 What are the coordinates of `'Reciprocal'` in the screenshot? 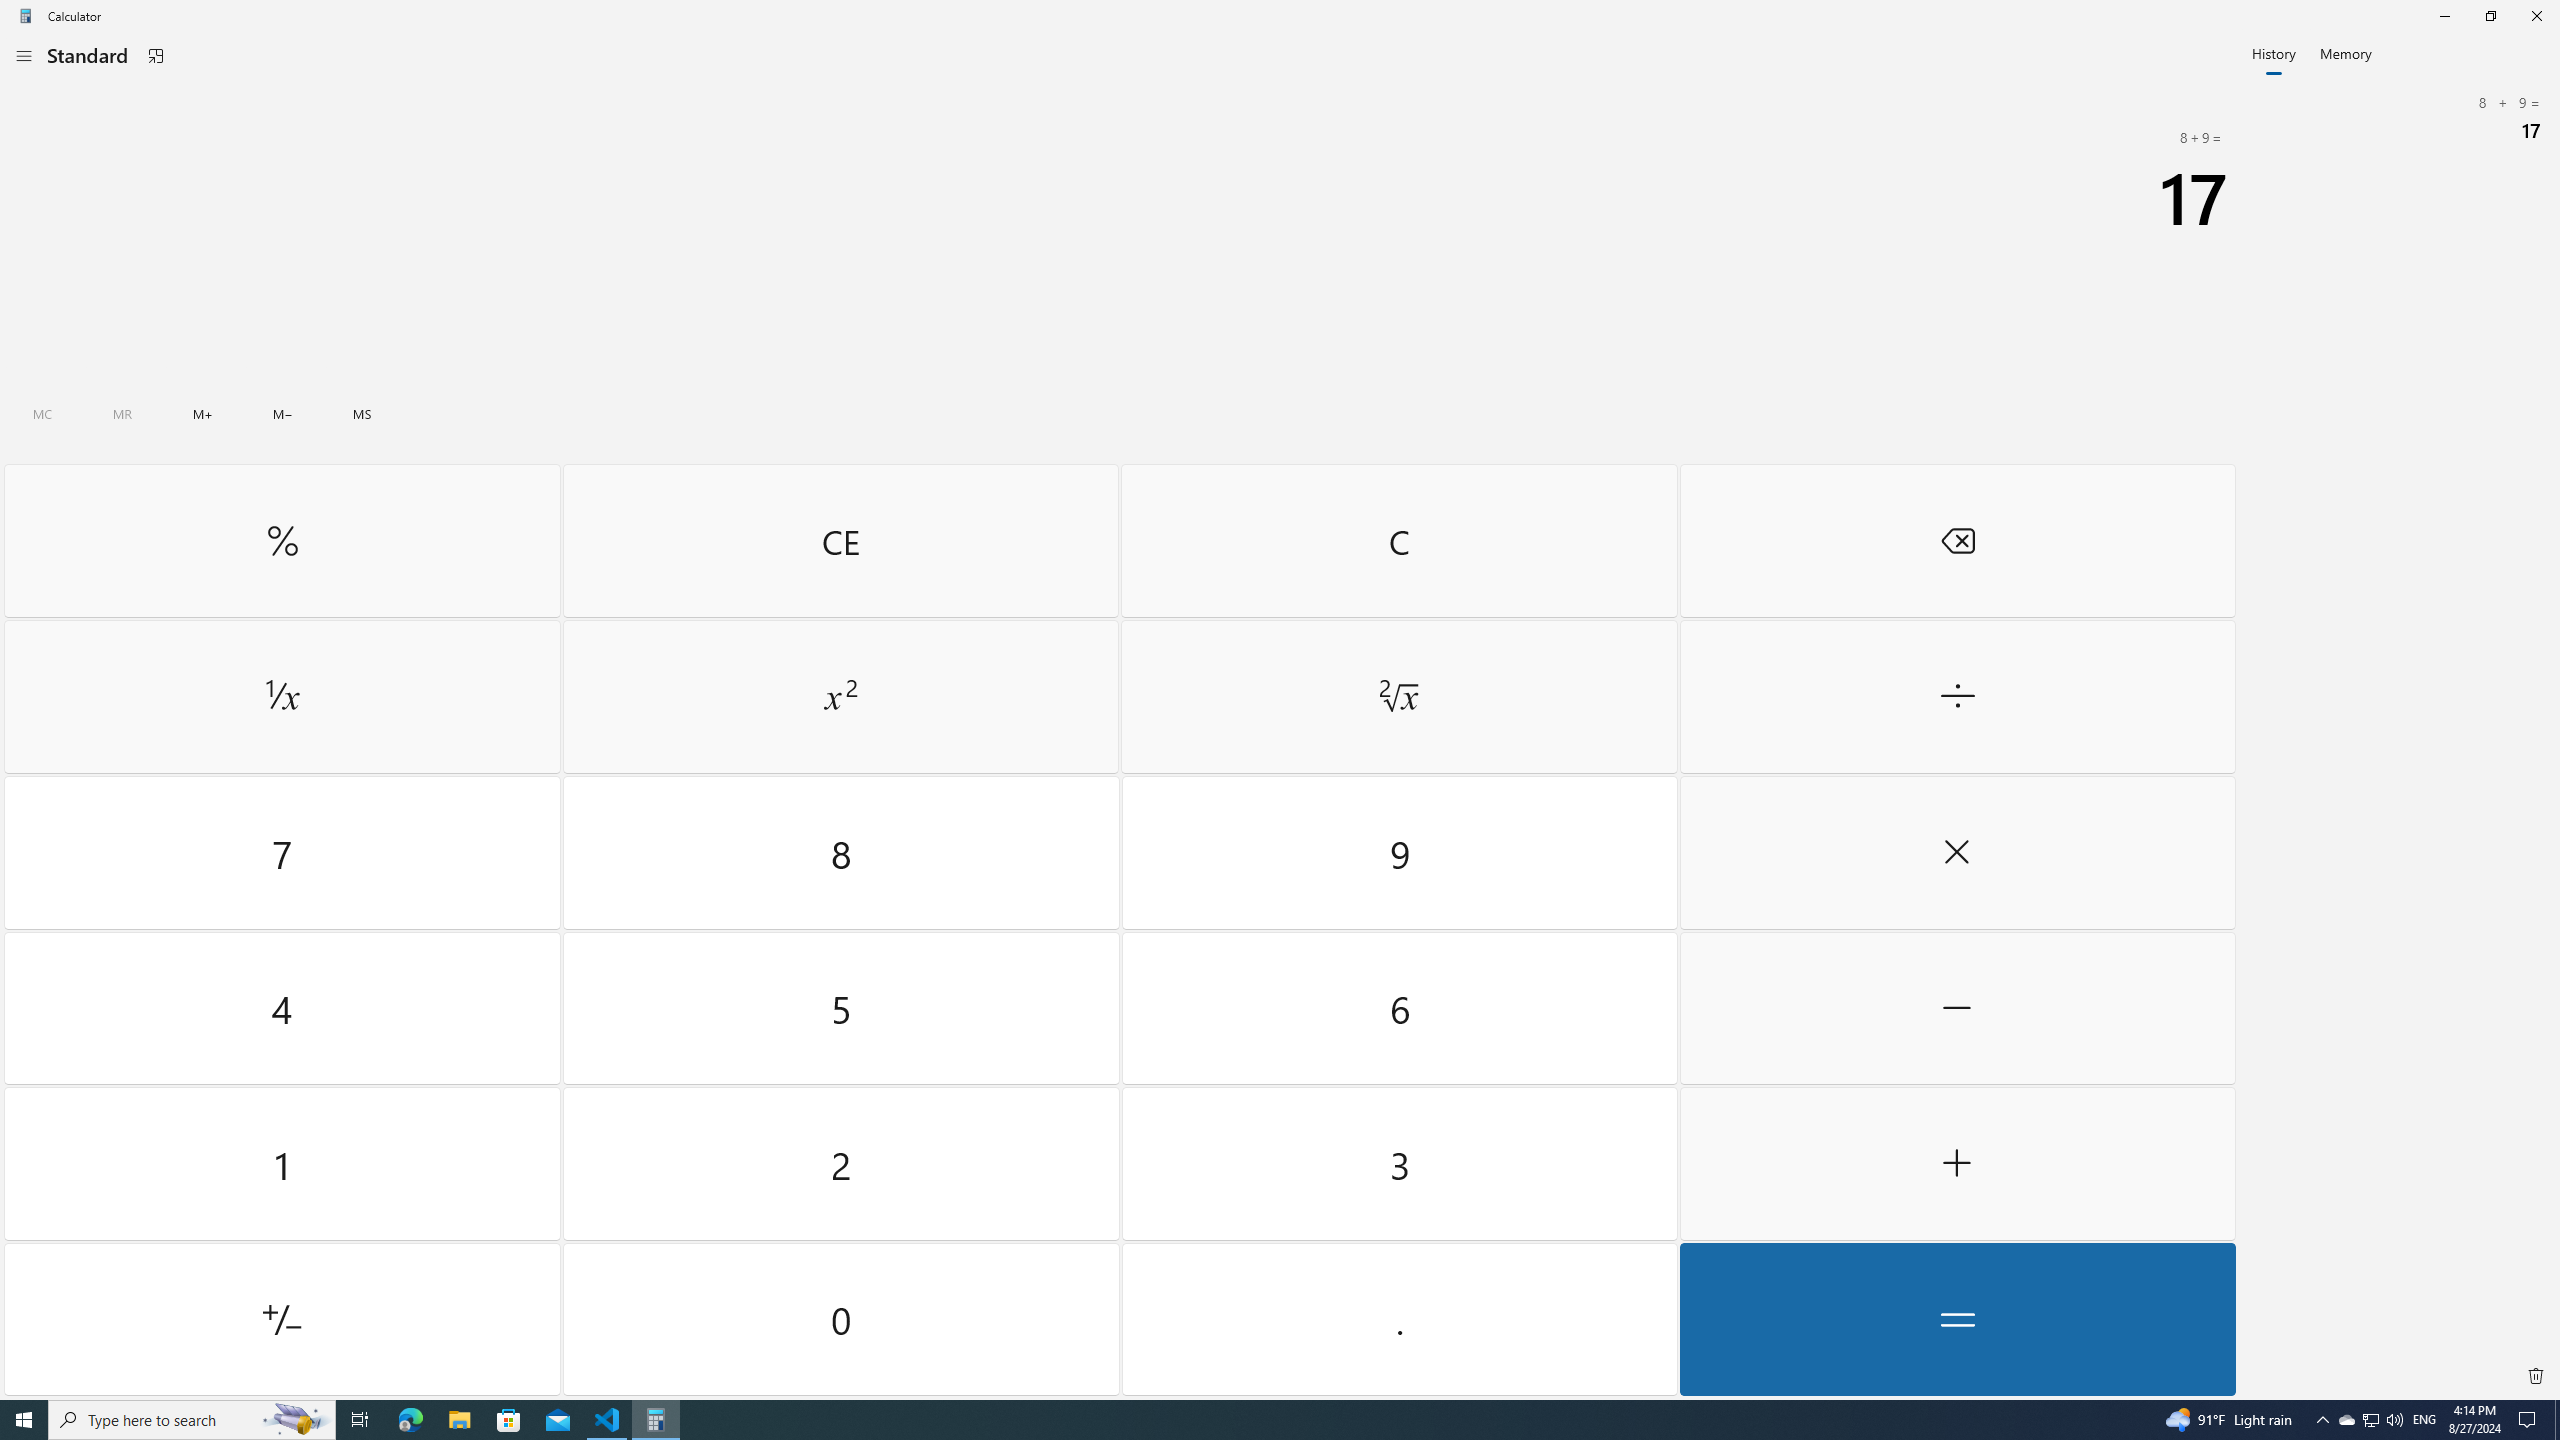 It's located at (281, 697).